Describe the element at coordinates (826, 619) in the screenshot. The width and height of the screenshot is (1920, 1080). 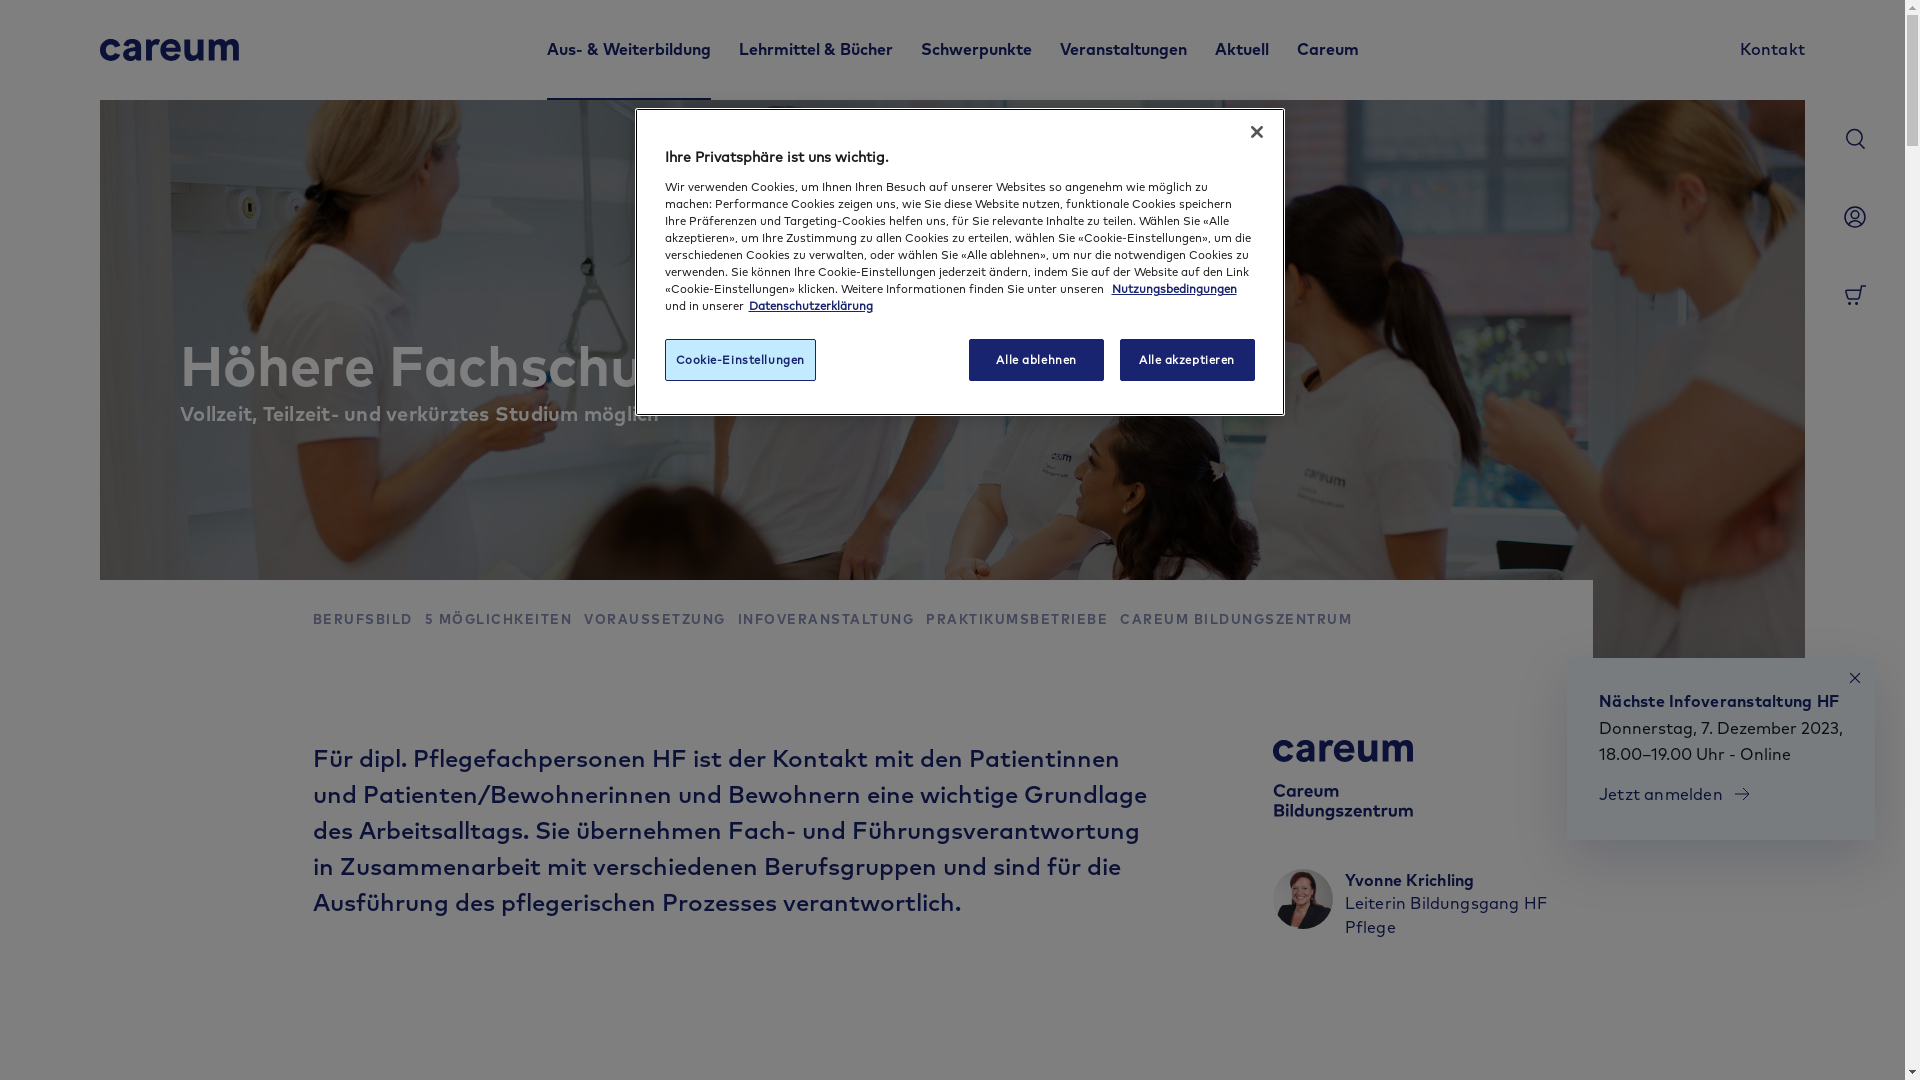
I see `'INFOVERANSTALTUNG'` at that location.